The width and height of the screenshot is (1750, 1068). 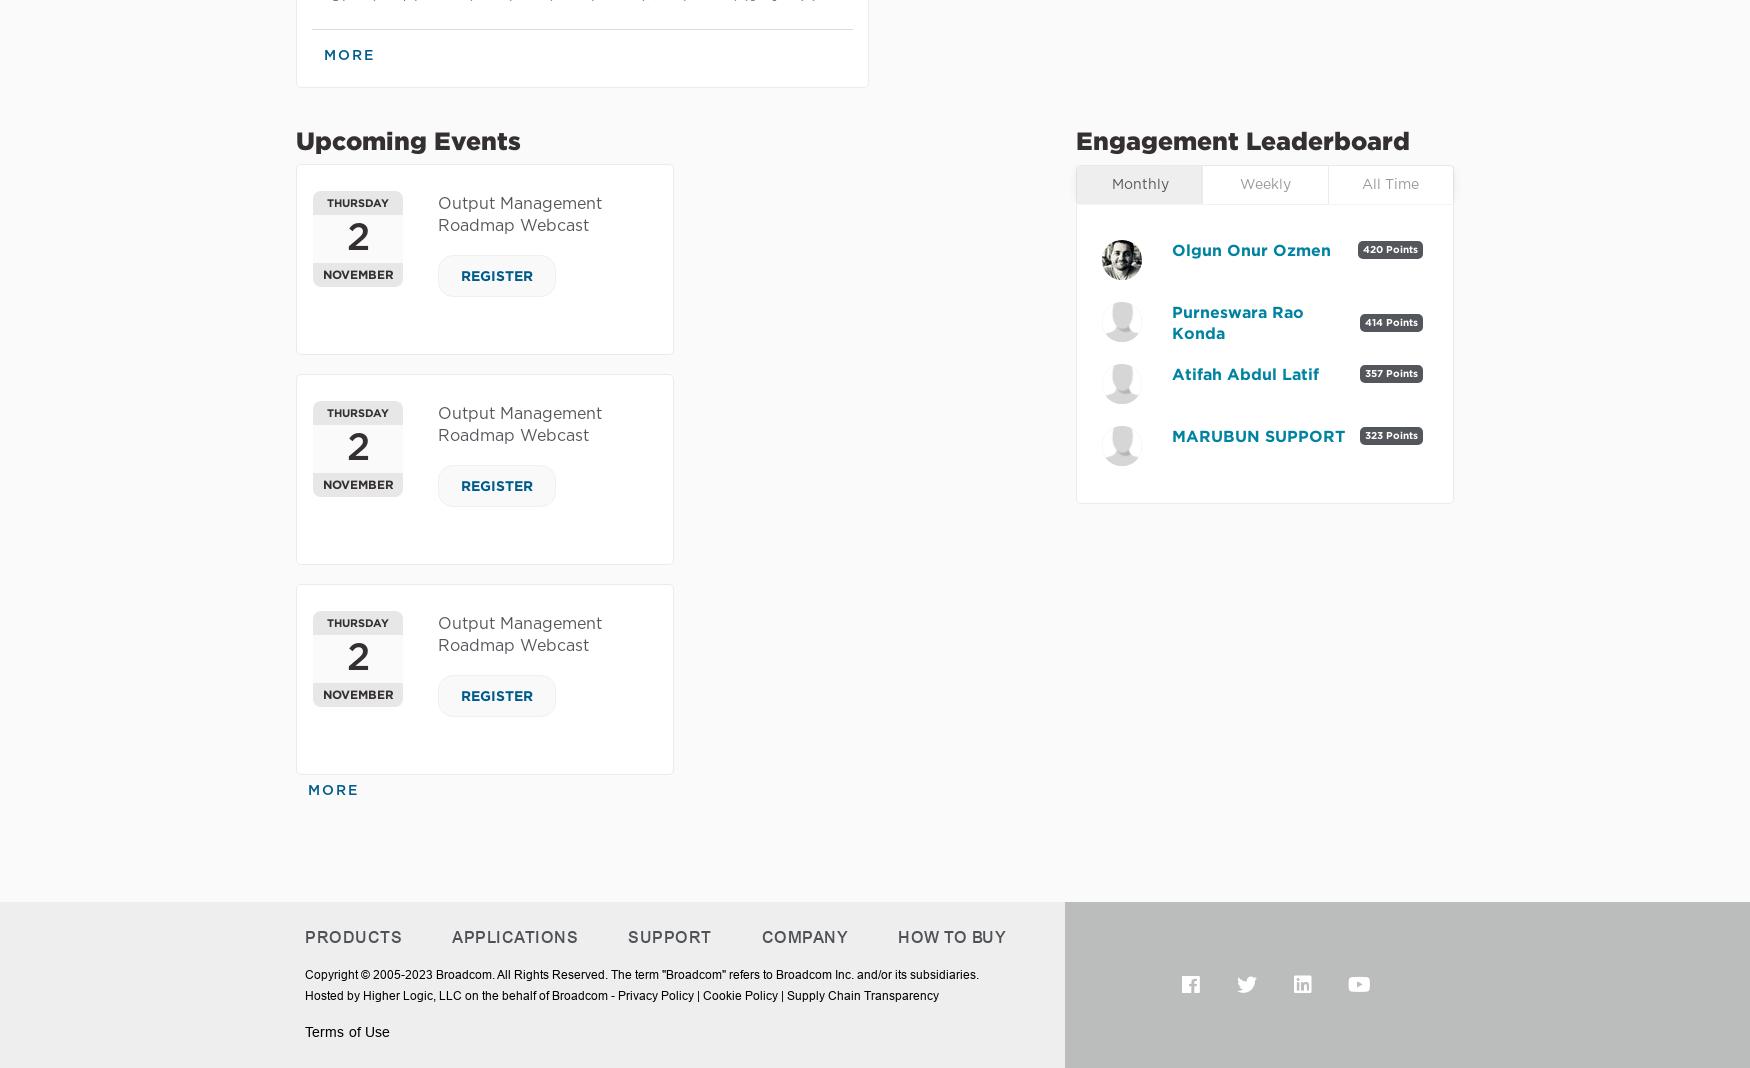 What do you see at coordinates (627, 936) in the screenshot?
I see `'Support'` at bounding box center [627, 936].